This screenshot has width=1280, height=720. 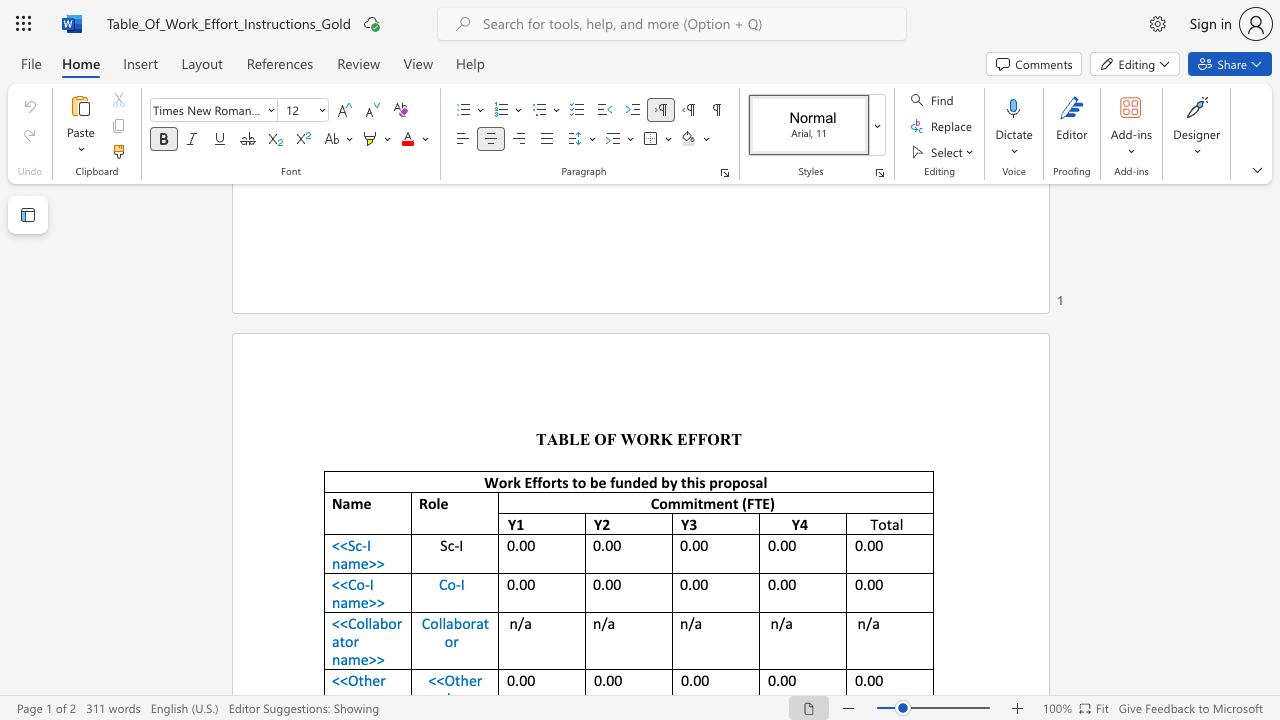 I want to click on the subset text "e>" within the text "<<Sc-I name>>", so click(x=360, y=563).